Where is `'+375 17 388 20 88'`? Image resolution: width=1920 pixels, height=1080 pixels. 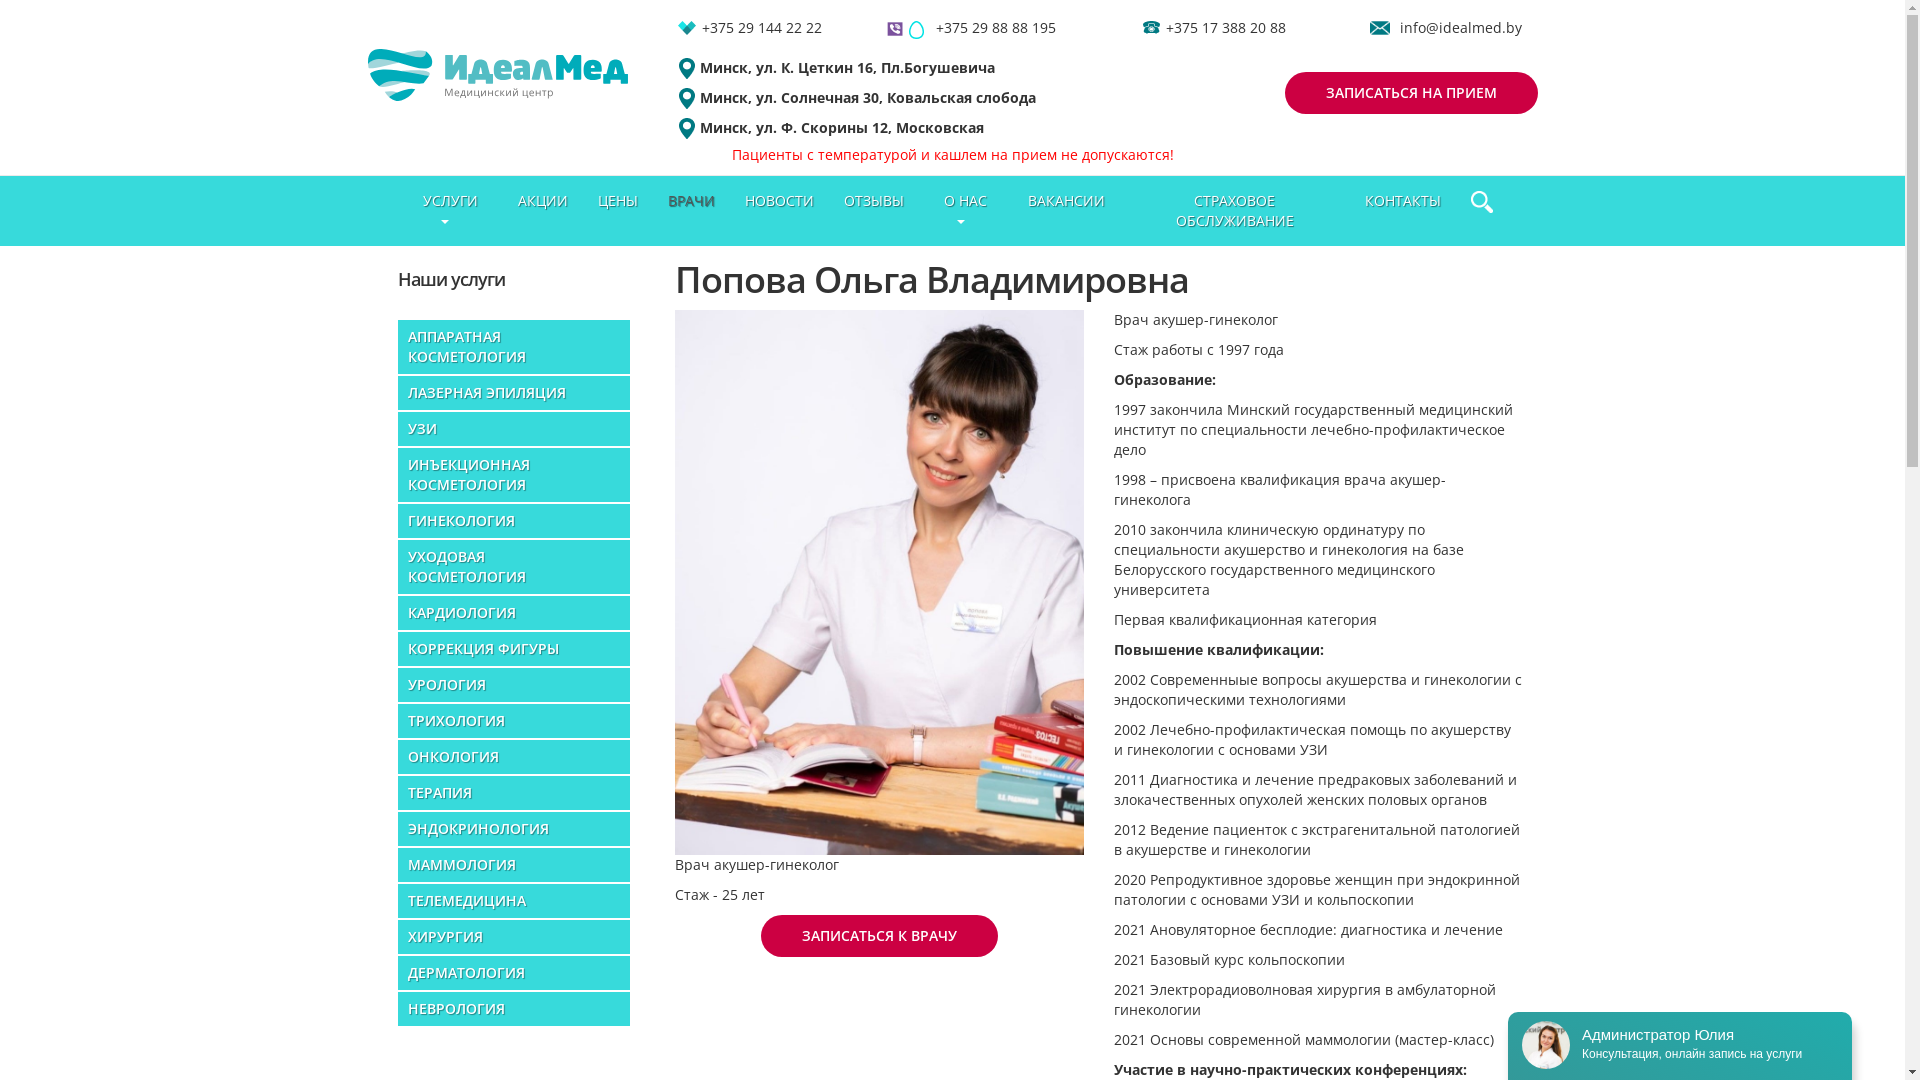 '+375 17 388 20 88' is located at coordinates (1224, 27).